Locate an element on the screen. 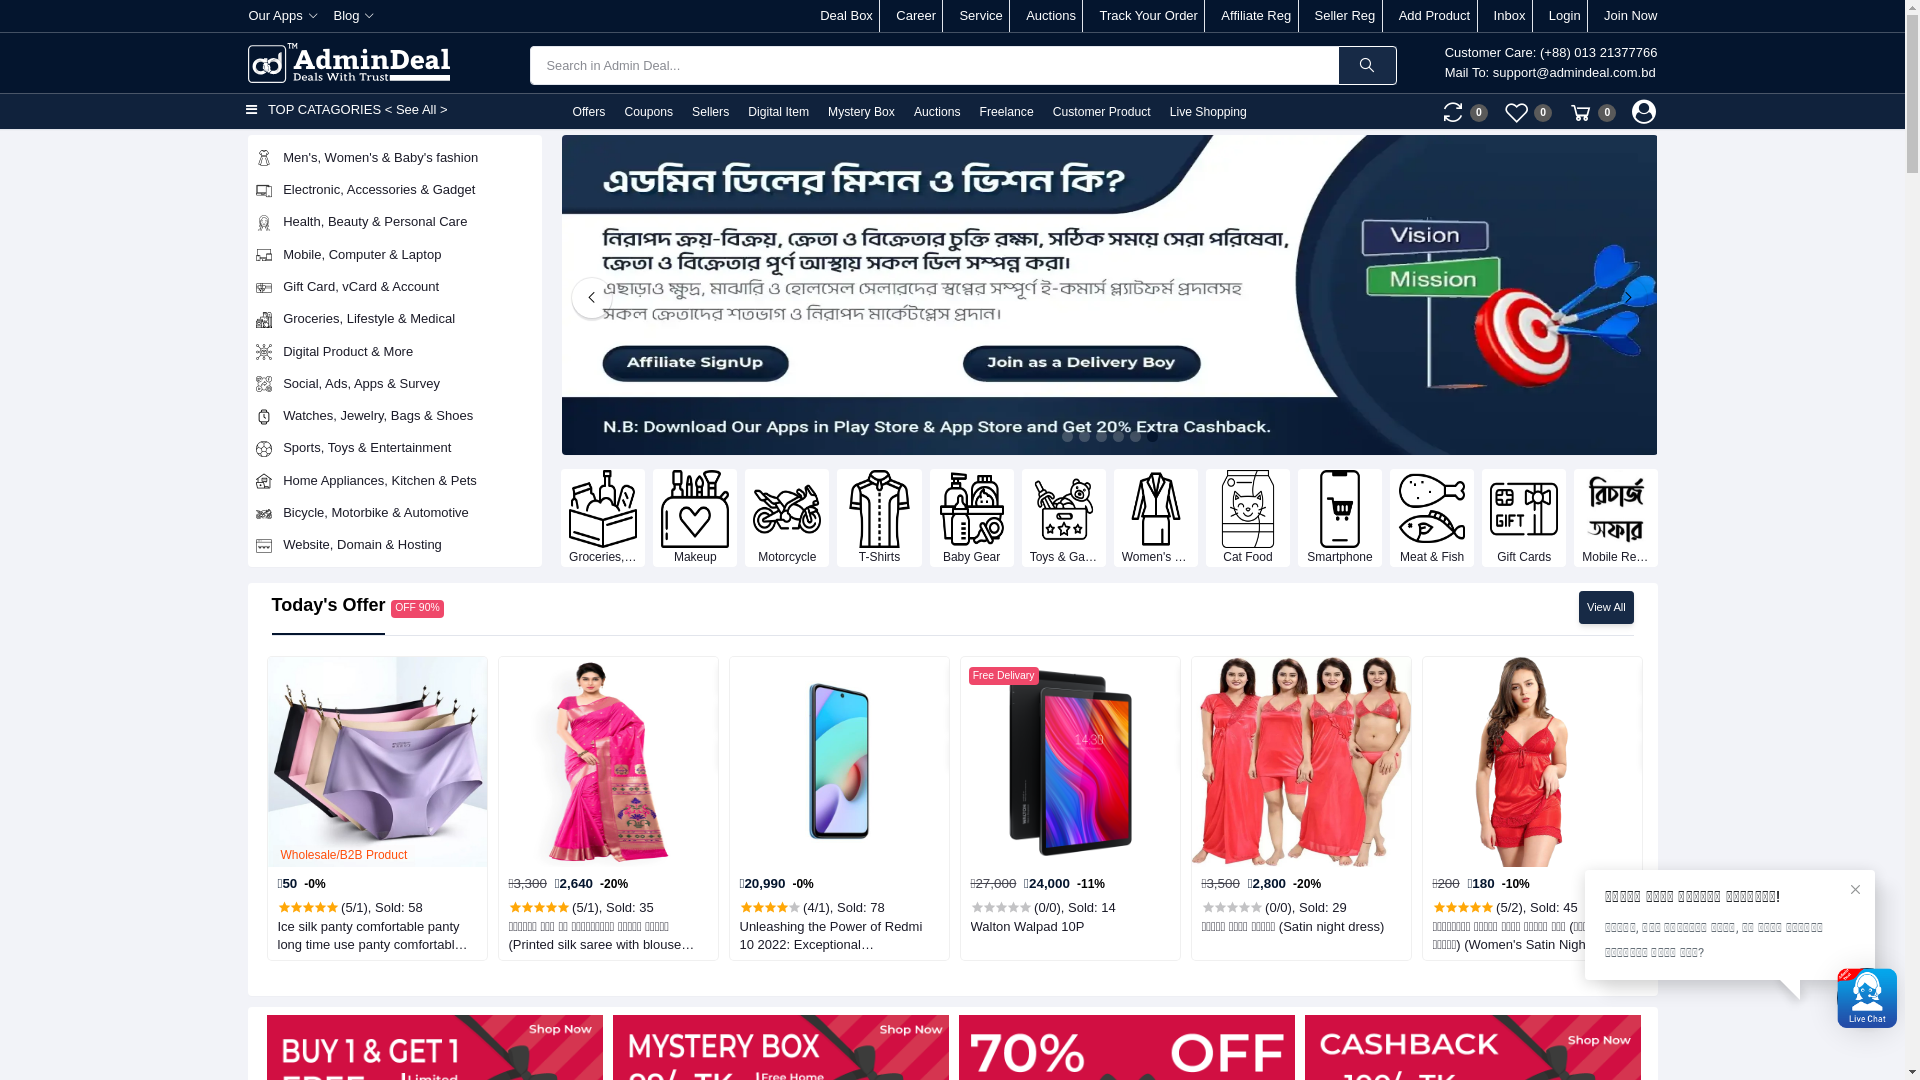 The width and height of the screenshot is (1920, 1080). 'Groceries, Lifestyle & Medical' is located at coordinates (395, 318).